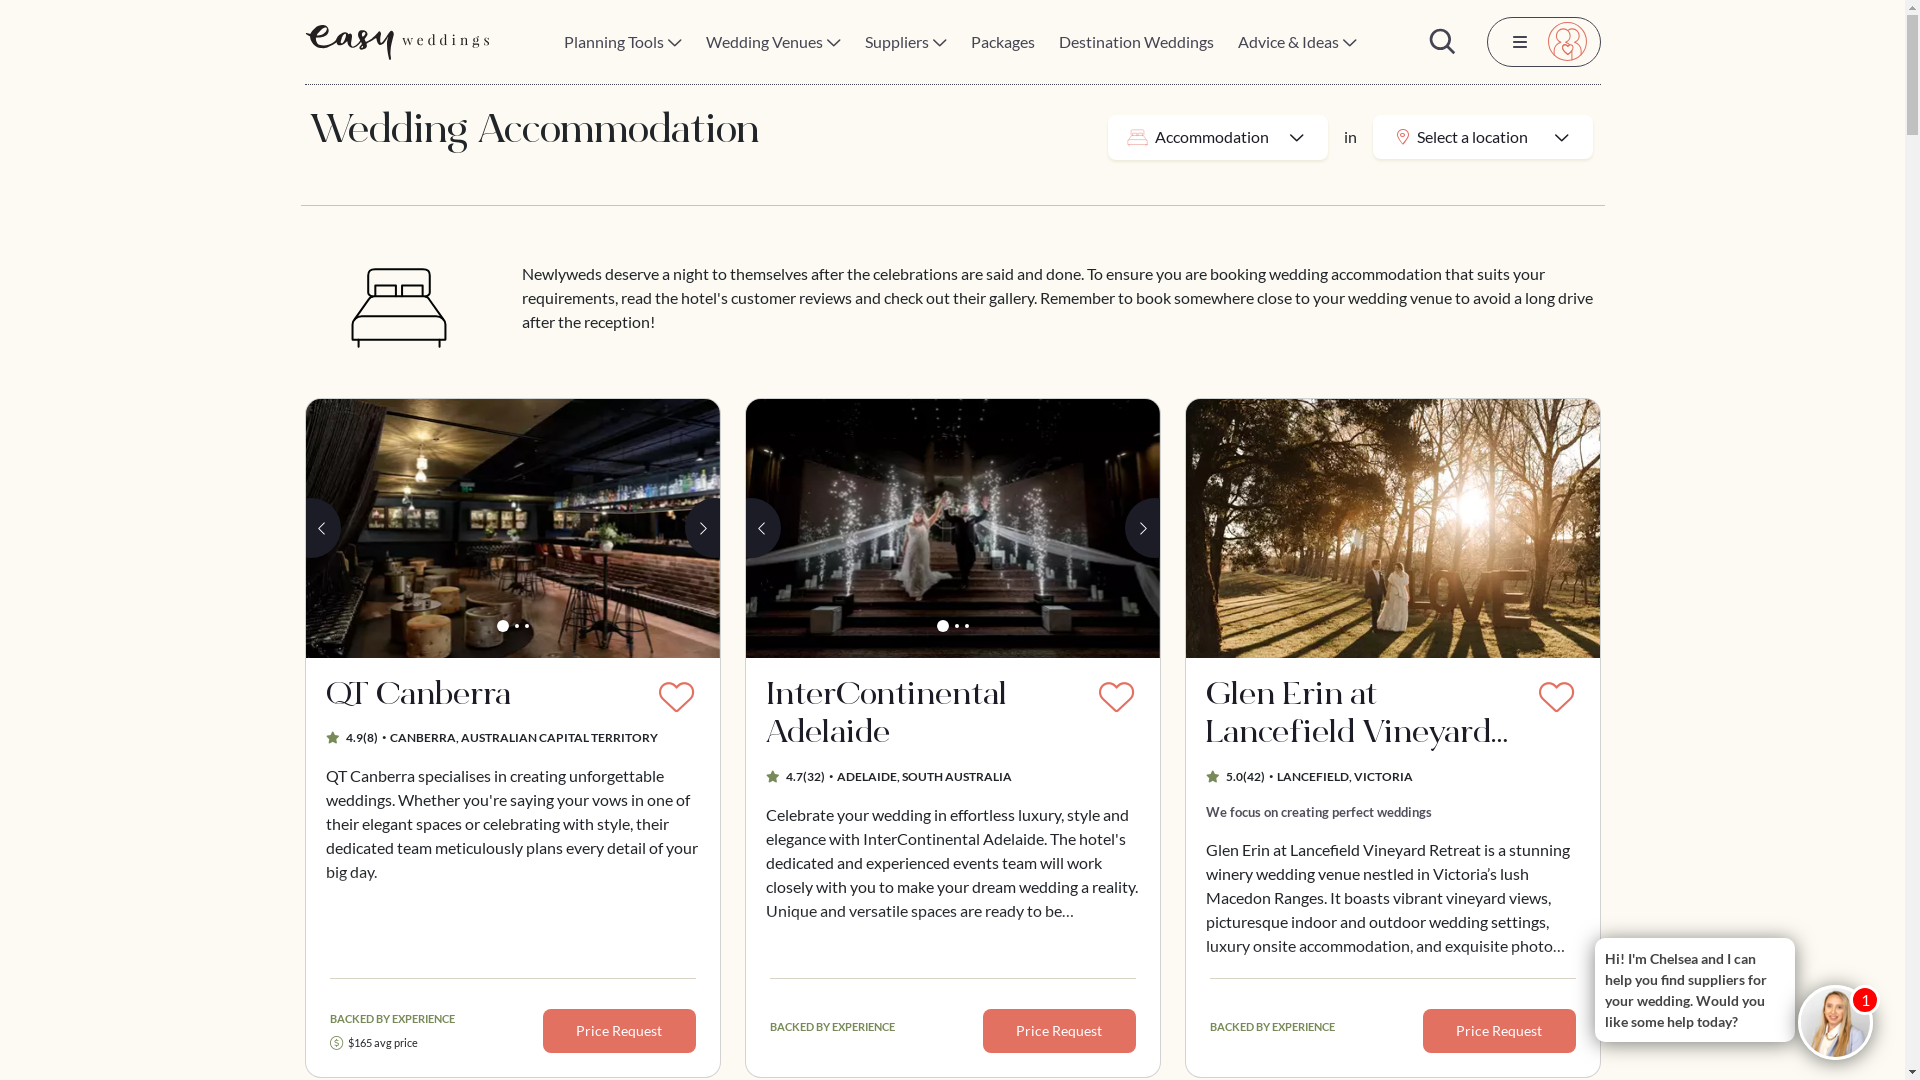 The height and width of the screenshot is (1080, 1920). I want to click on 'Wedding Venues', so click(697, 42).